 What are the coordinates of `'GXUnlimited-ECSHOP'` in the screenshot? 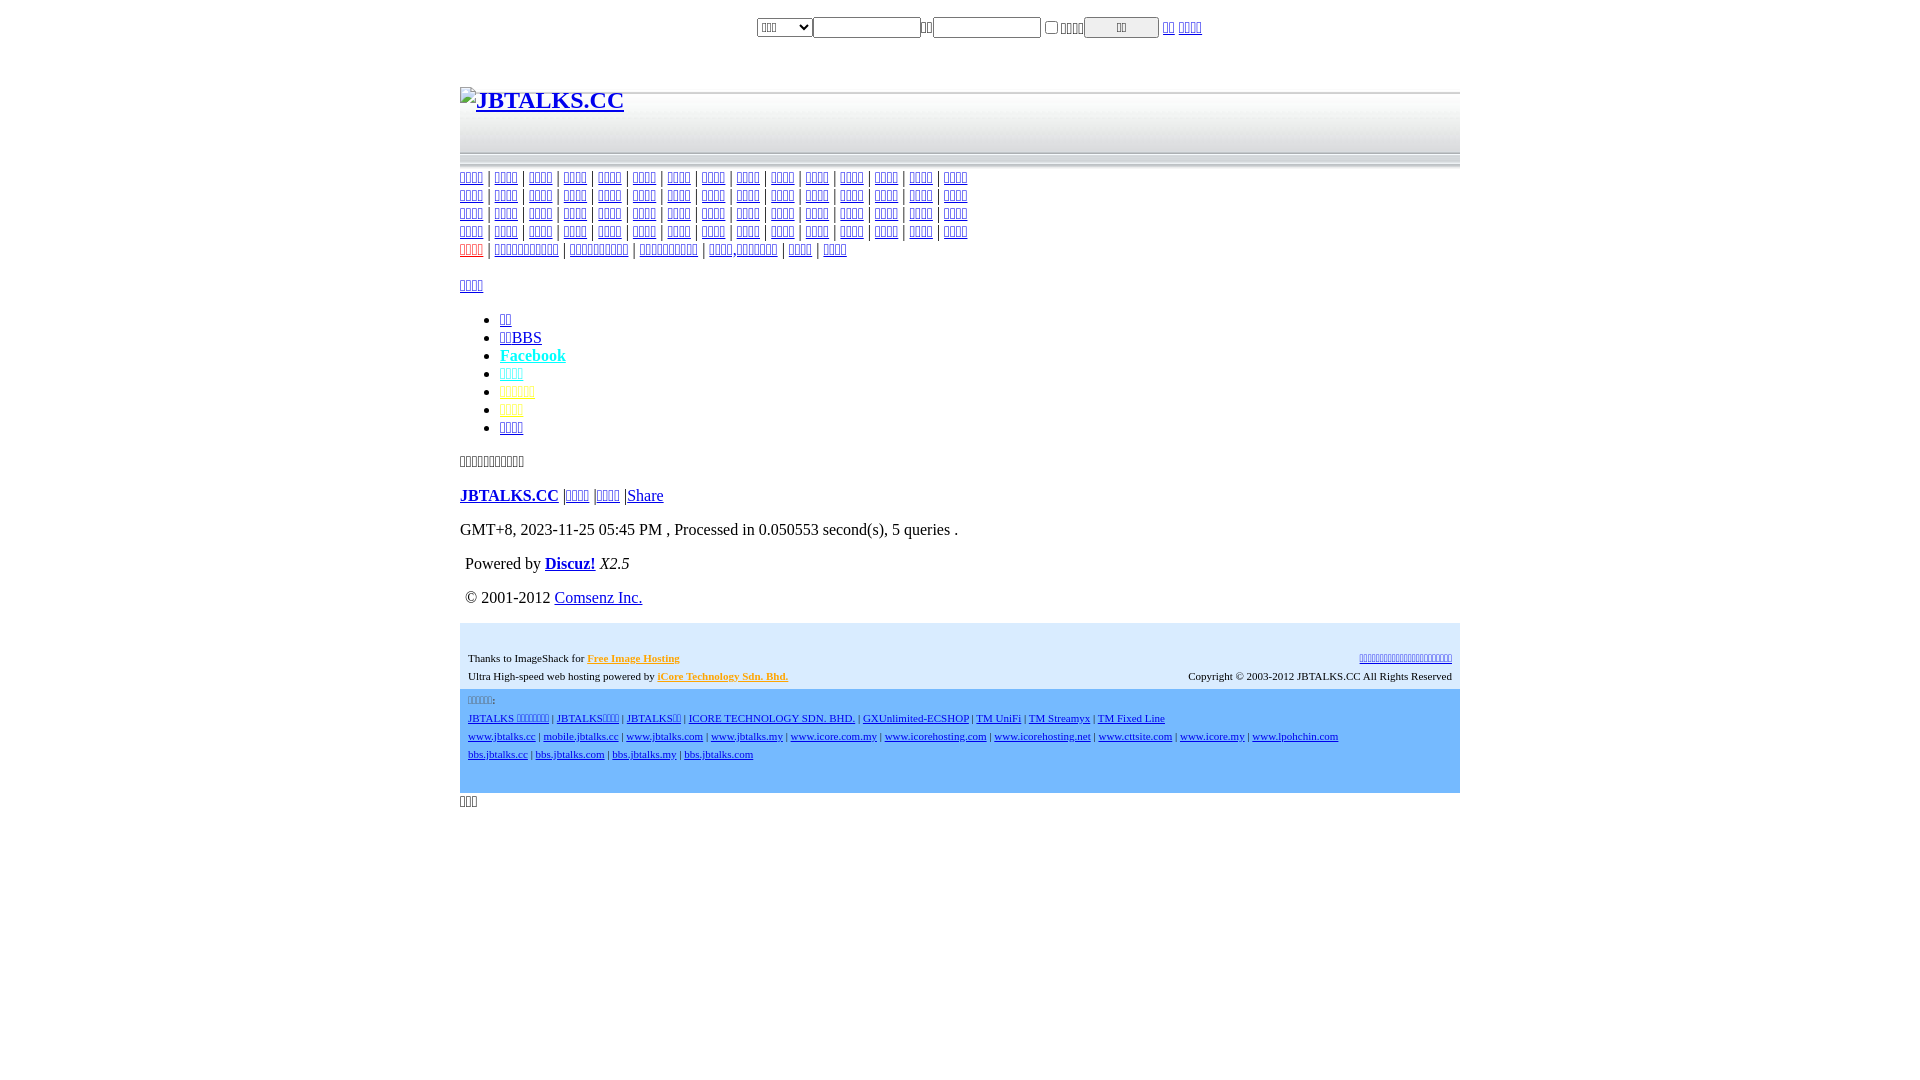 It's located at (915, 716).